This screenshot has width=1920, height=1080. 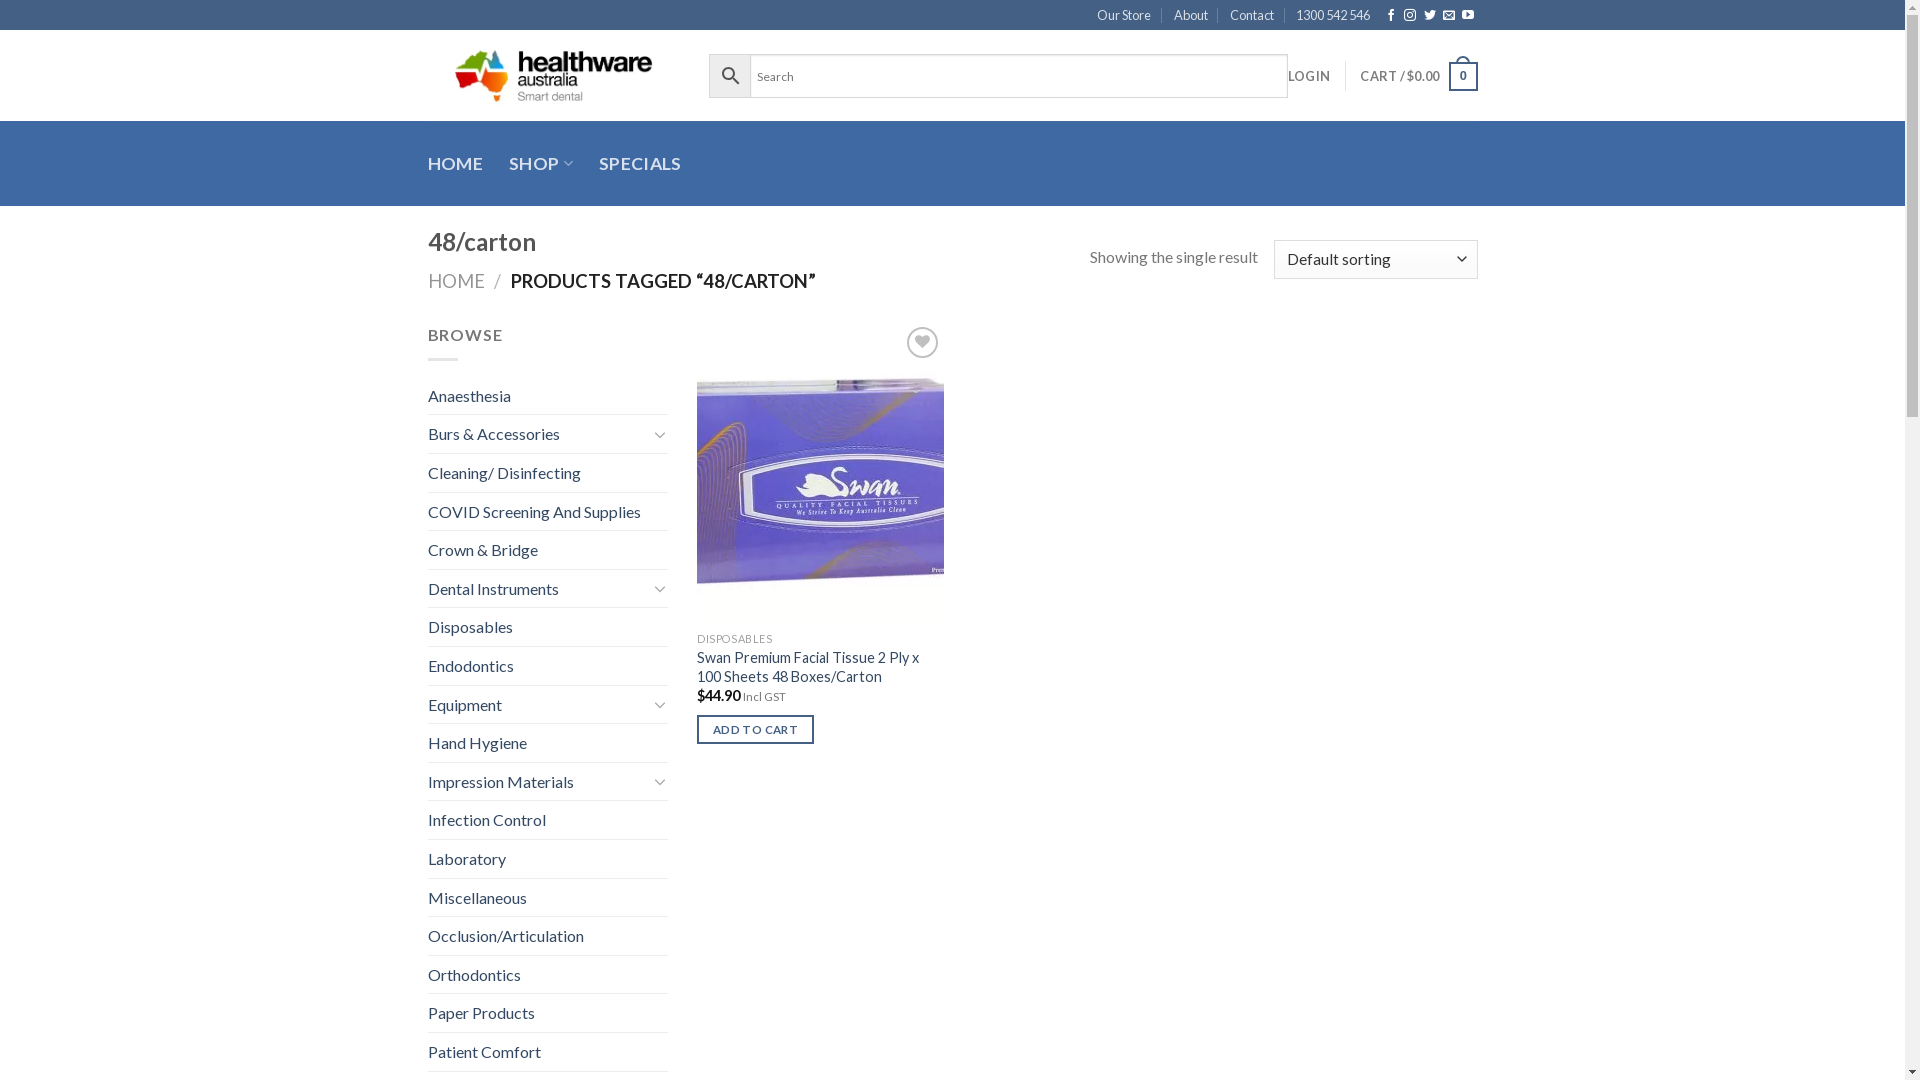 I want to click on 'Follow on Twitter', so click(x=1429, y=15).